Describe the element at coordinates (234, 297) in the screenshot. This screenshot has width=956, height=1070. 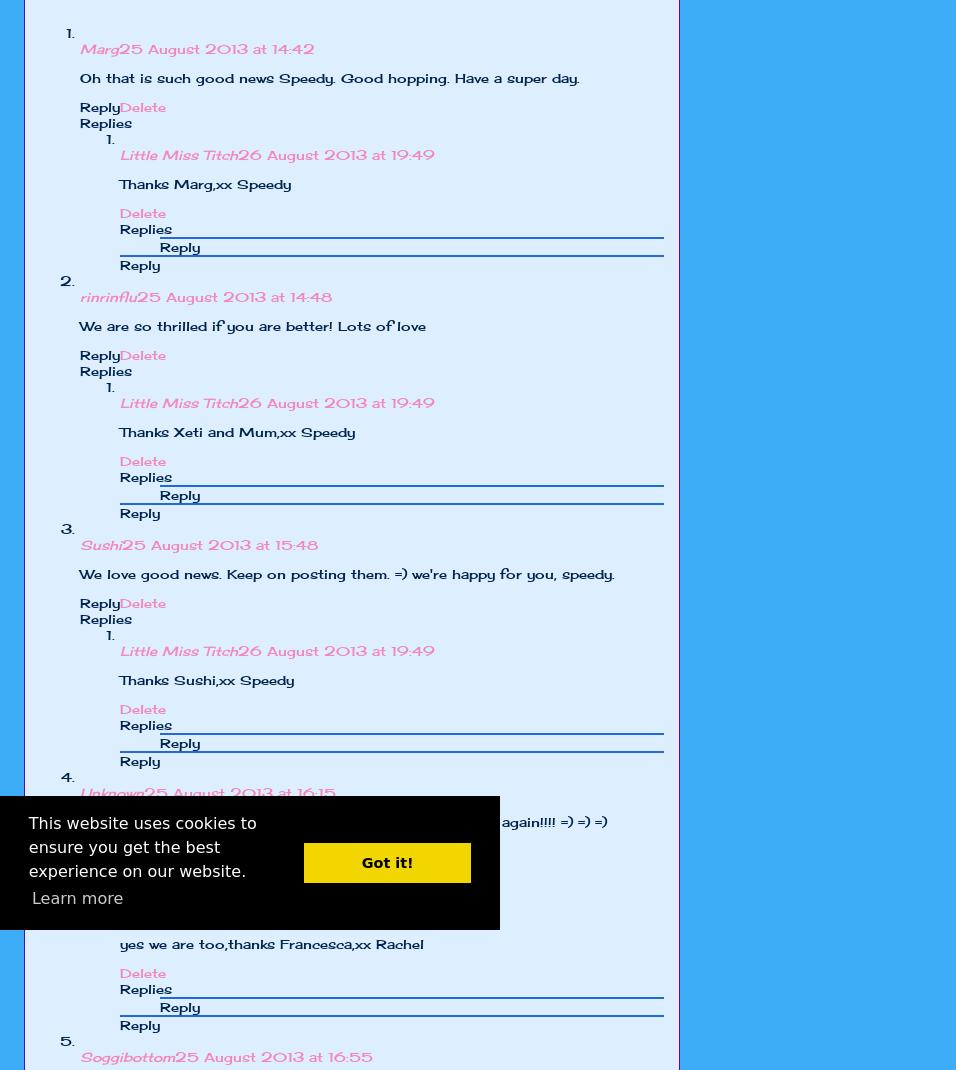
I see `'25 August 2013 at 14:48'` at that location.